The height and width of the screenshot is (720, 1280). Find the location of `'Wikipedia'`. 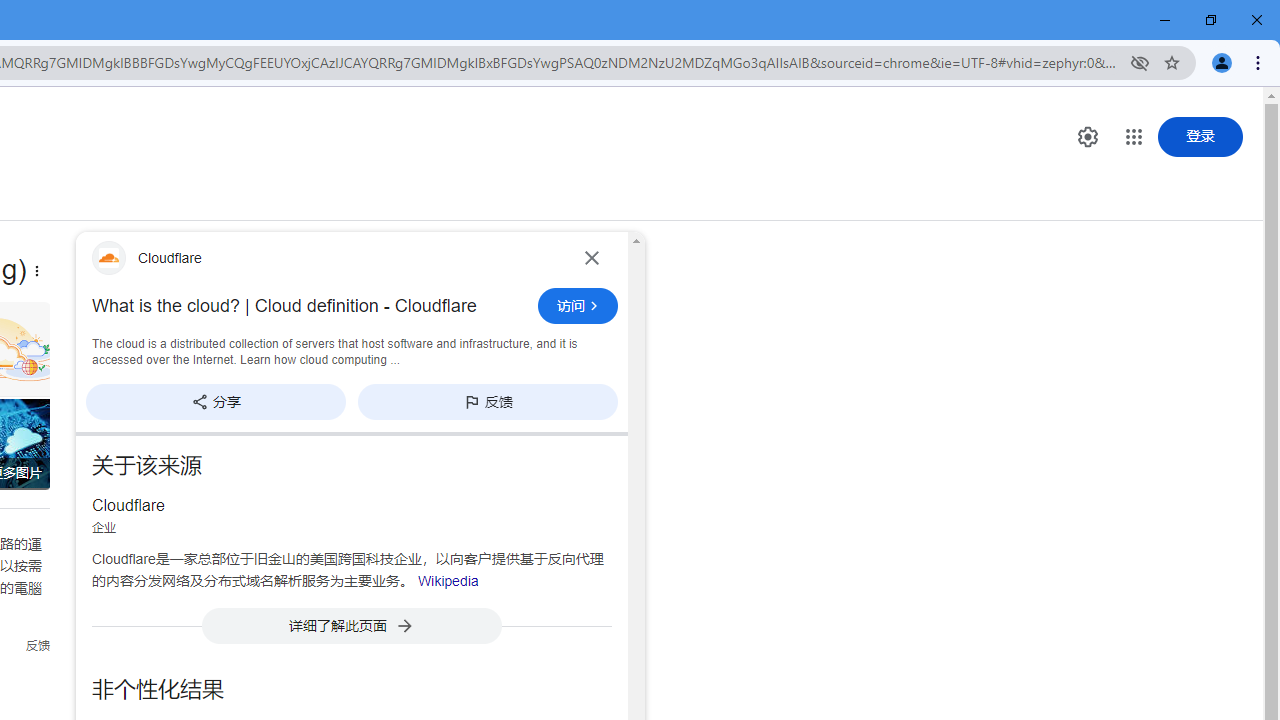

'Wikipedia' is located at coordinates (447, 581).